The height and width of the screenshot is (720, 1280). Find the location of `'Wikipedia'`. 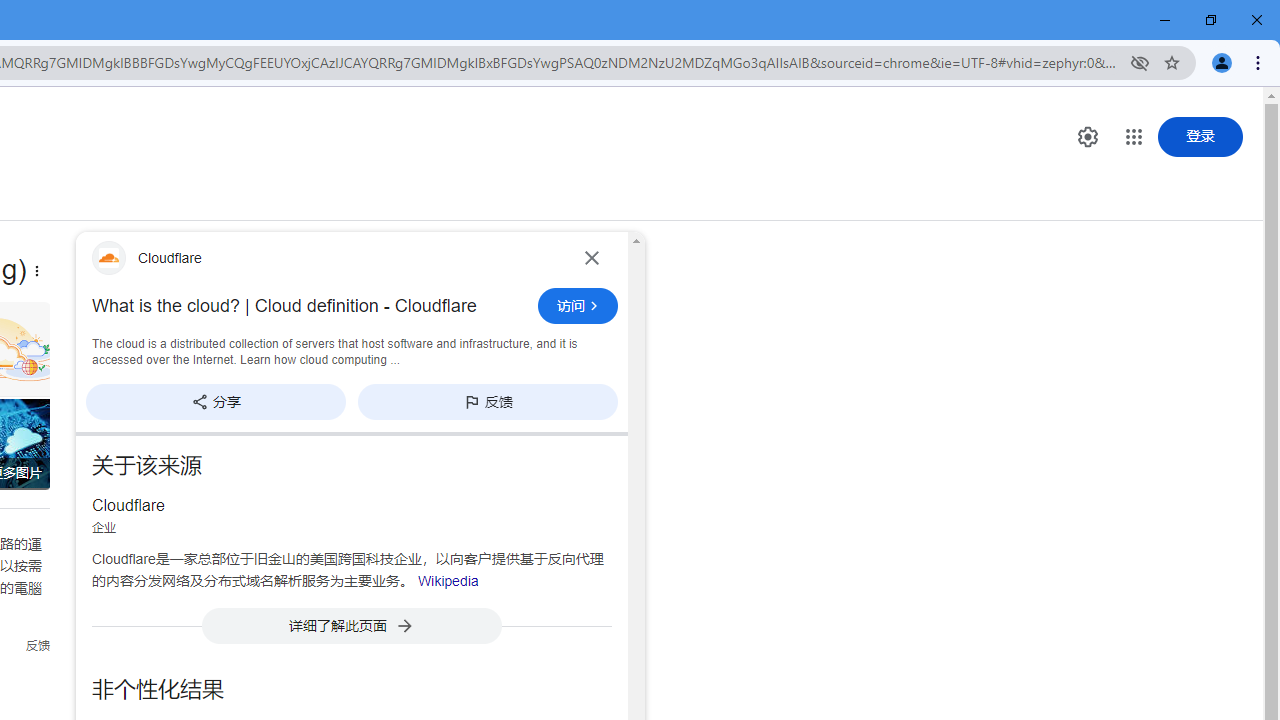

'Wikipedia' is located at coordinates (447, 581).